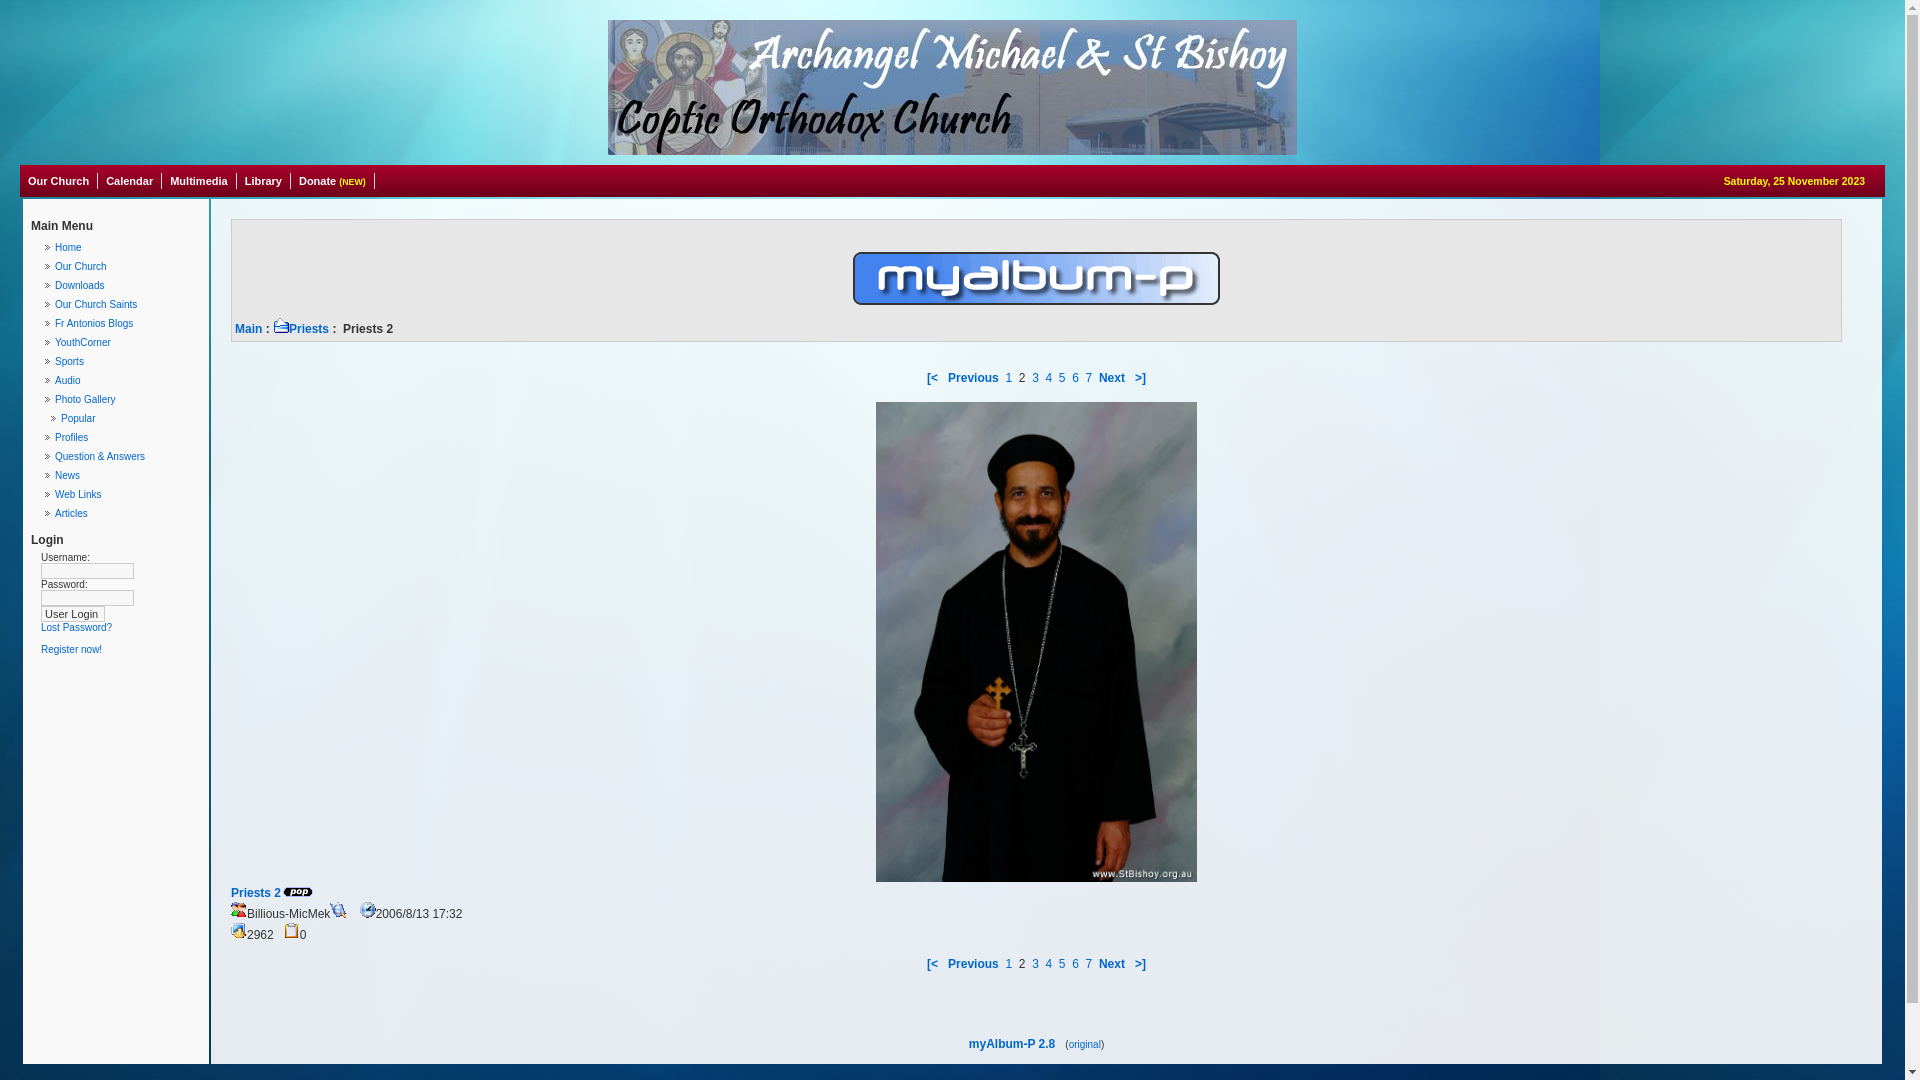  Describe the element at coordinates (72, 612) in the screenshot. I see `'User Login'` at that location.